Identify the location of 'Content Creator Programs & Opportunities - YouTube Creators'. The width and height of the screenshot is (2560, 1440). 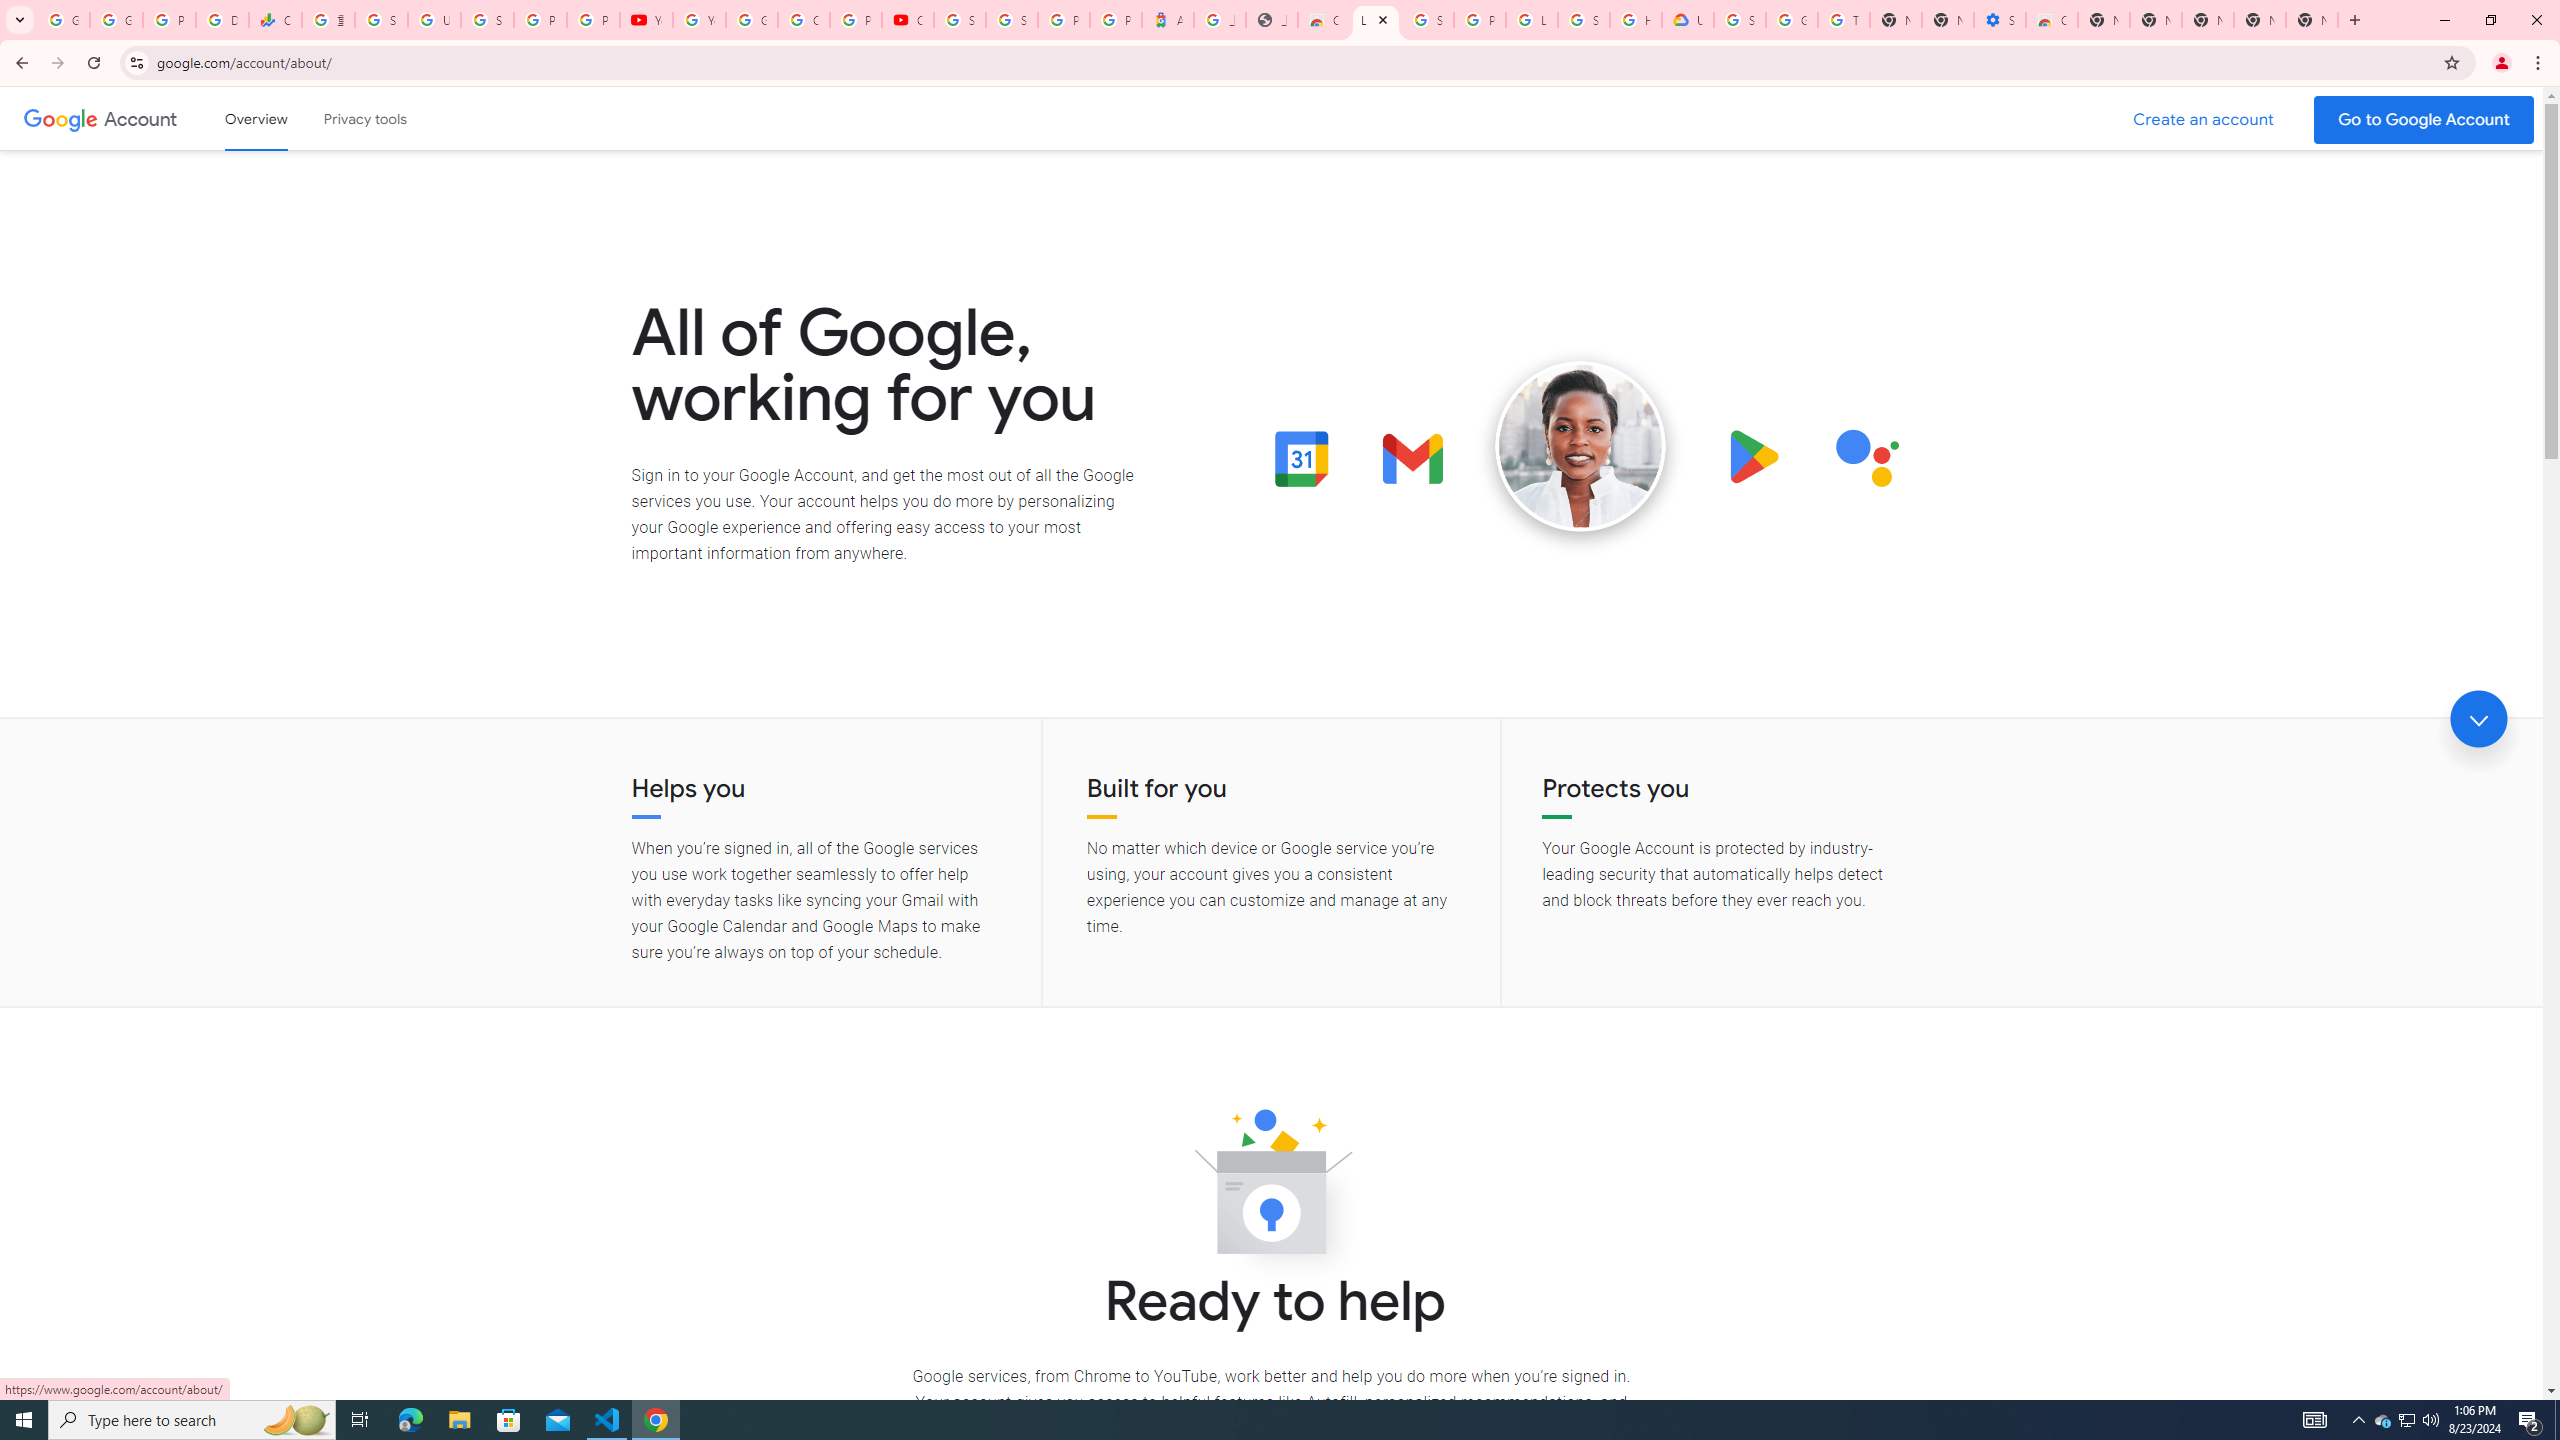
(906, 19).